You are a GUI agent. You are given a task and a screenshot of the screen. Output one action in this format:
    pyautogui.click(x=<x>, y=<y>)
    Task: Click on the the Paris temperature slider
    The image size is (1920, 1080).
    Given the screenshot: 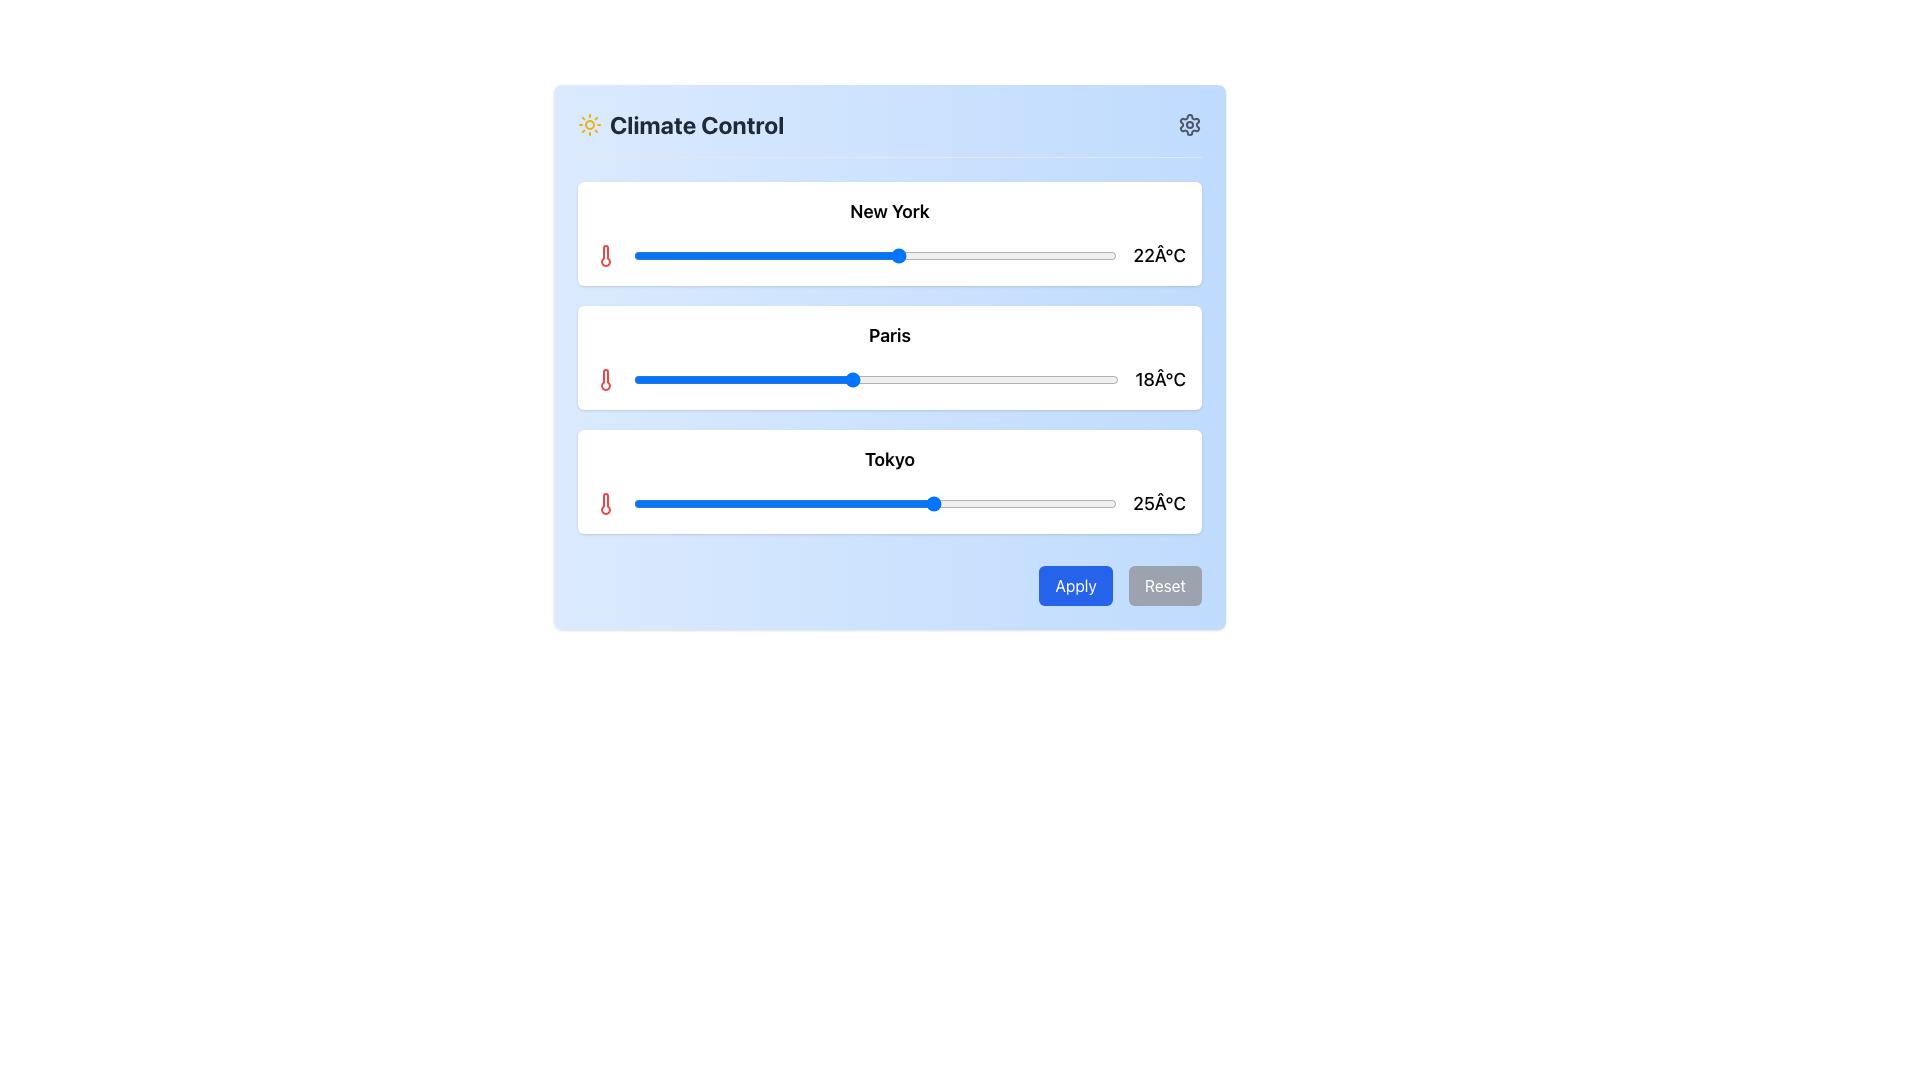 What is the action you would take?
    pyautogui.click(x=840, y=380)
    